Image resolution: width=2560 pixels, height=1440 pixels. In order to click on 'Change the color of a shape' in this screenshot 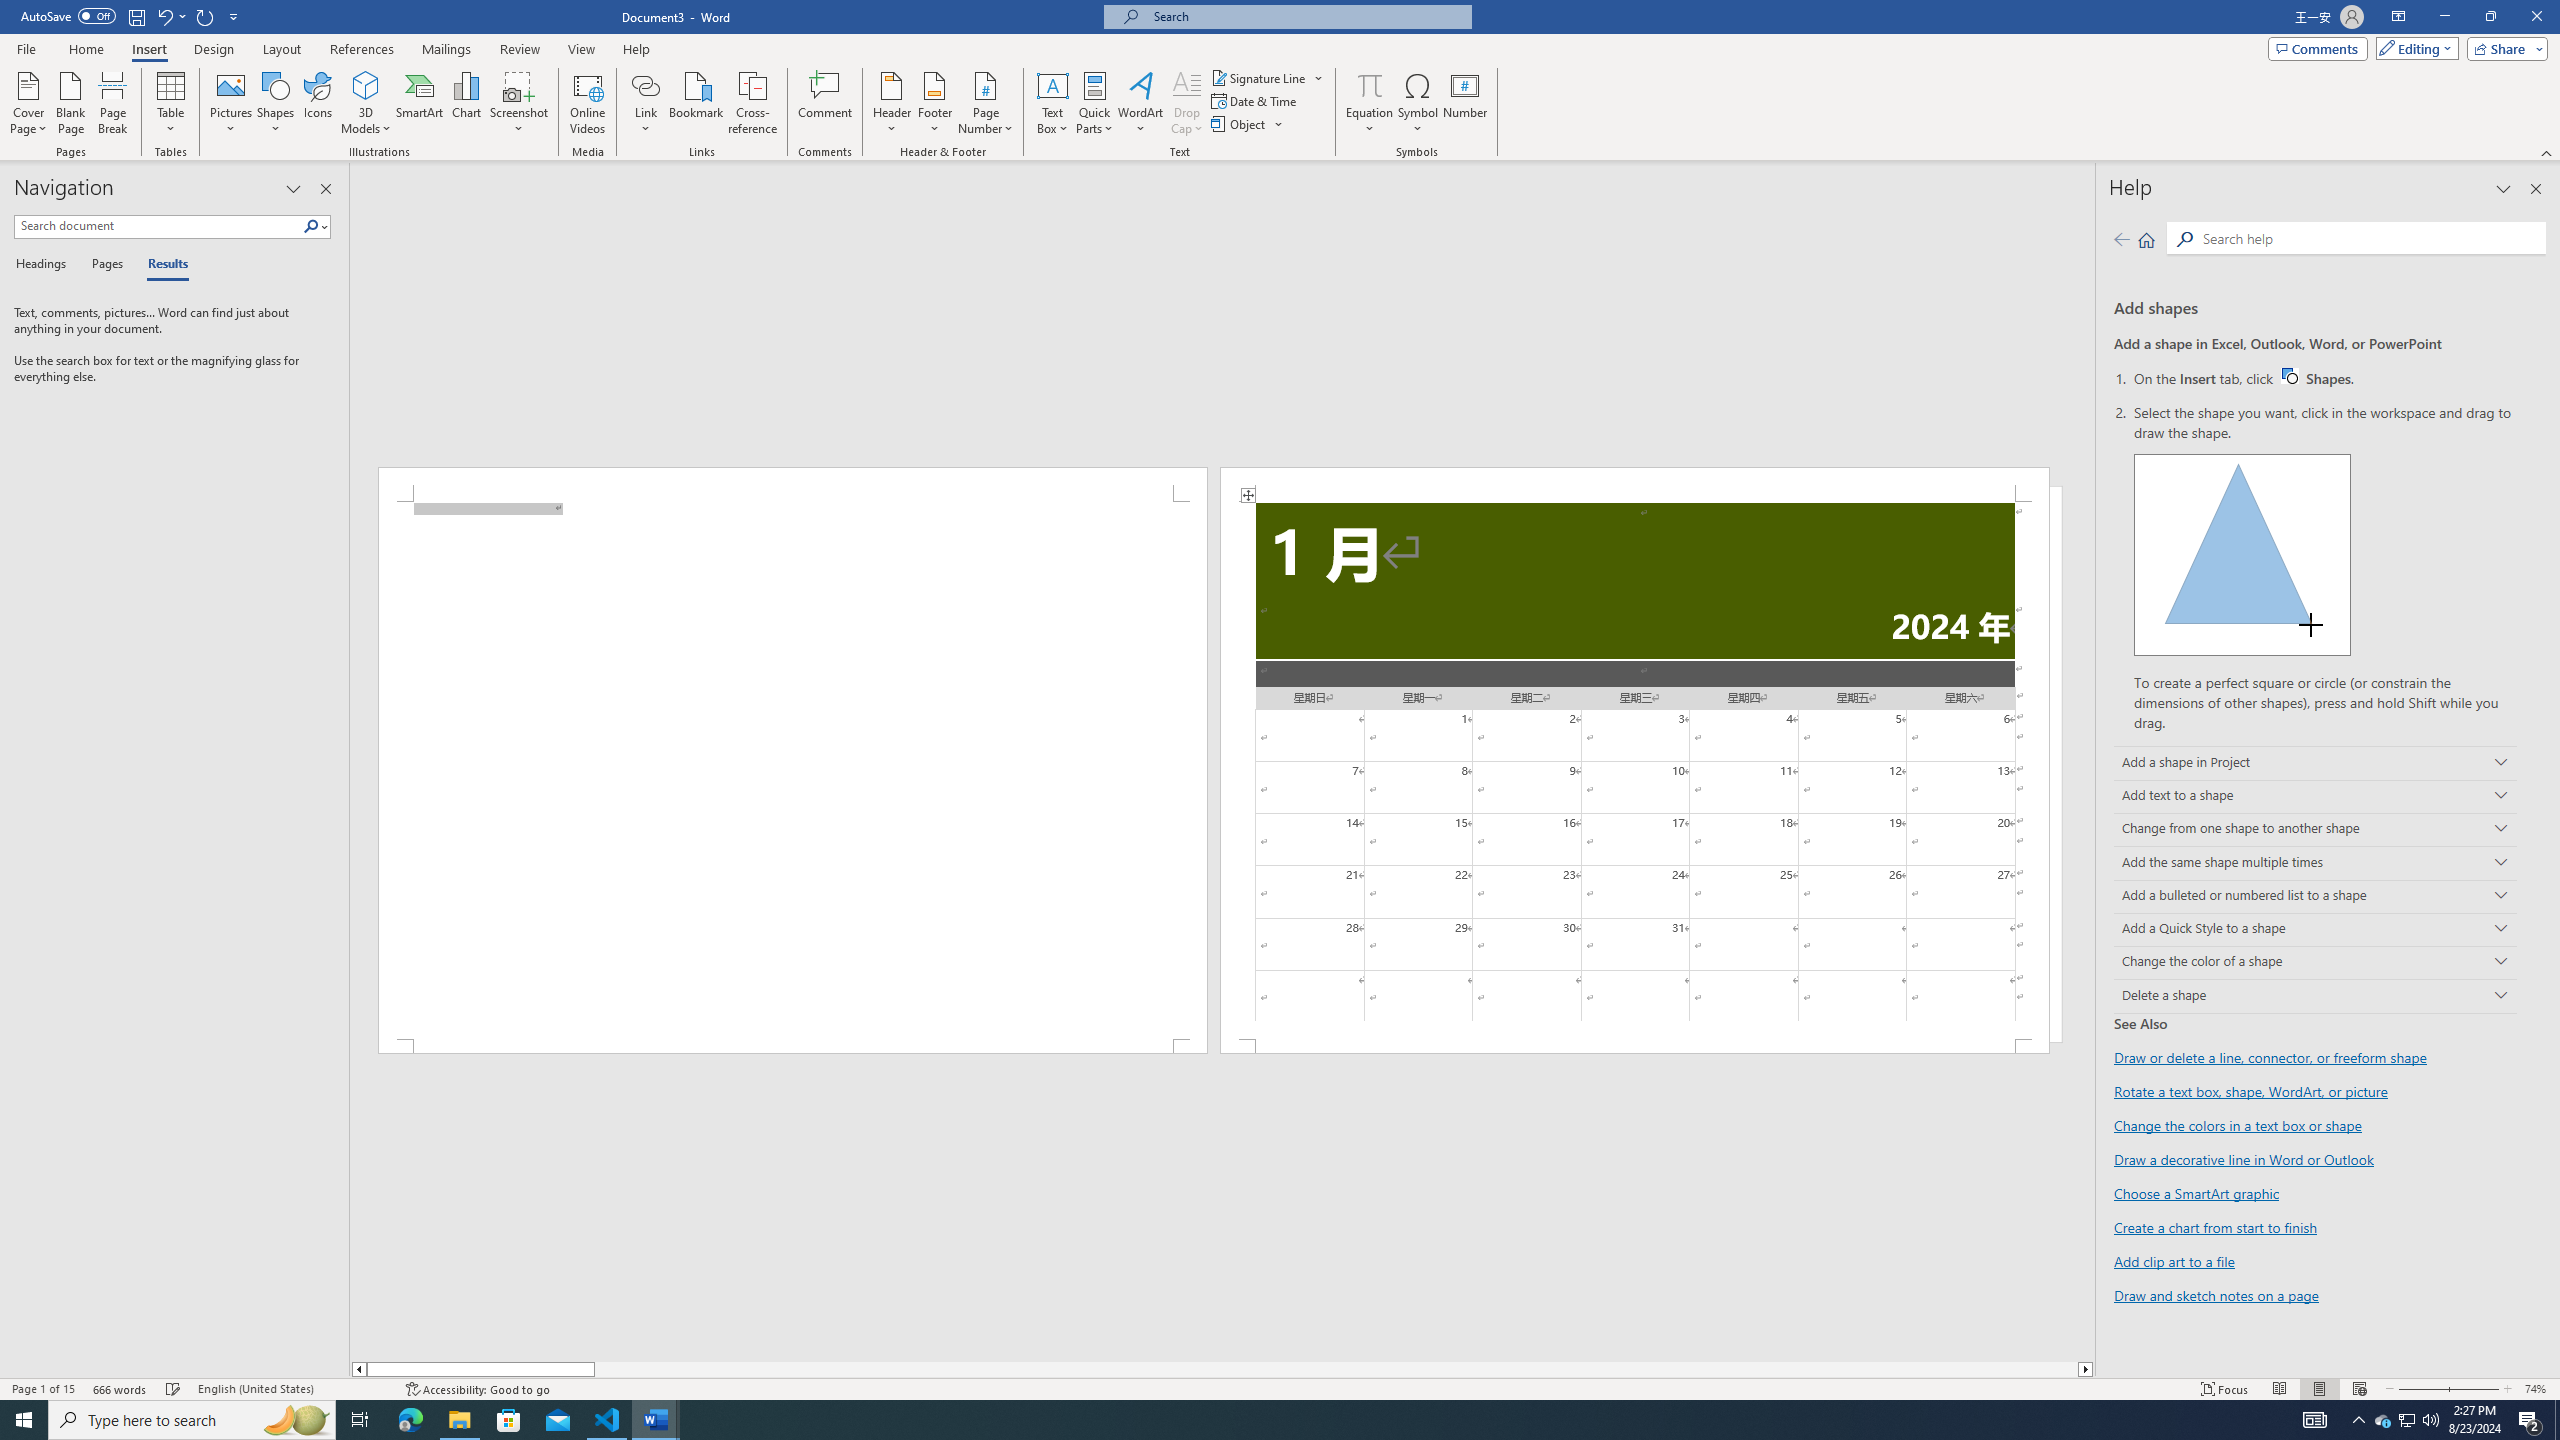, I will do `click(2315, 962)`.